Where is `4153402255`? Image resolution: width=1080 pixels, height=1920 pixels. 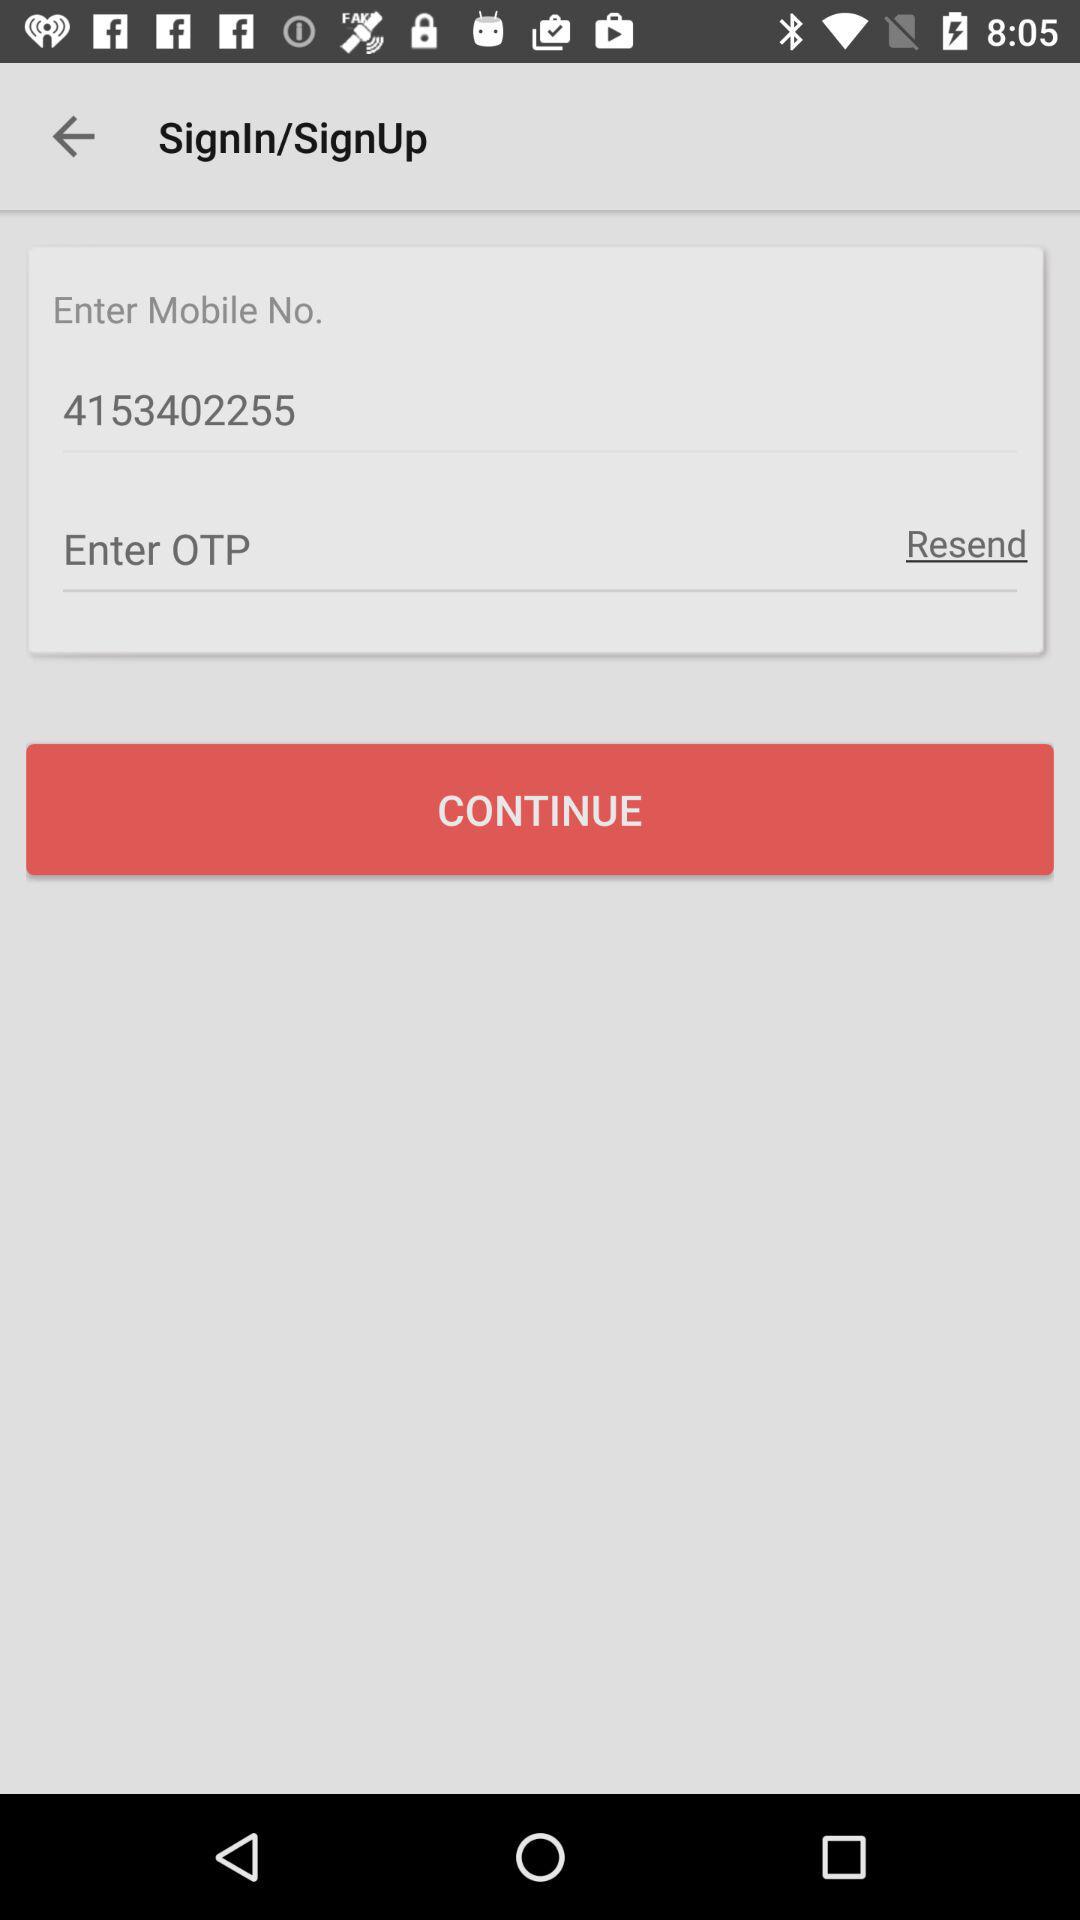
4153402255 is located at coordinates (540, 409).